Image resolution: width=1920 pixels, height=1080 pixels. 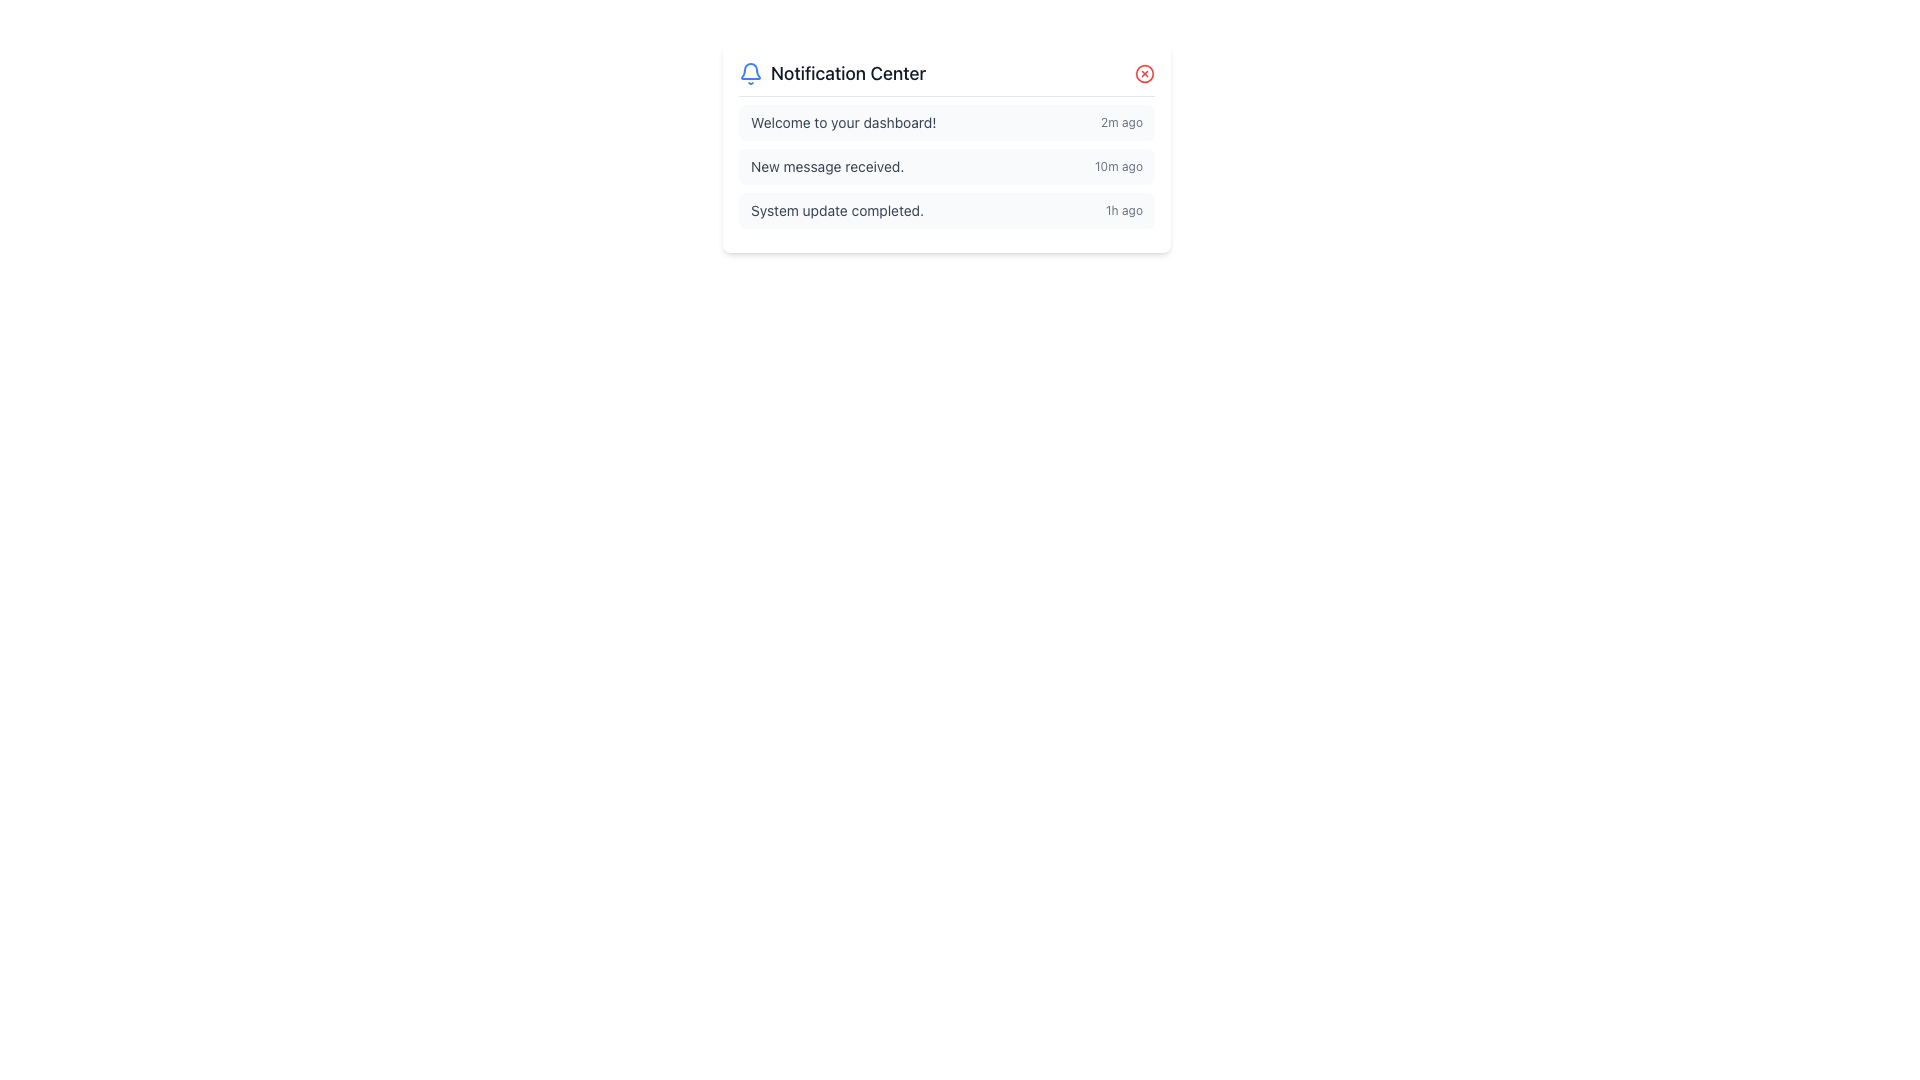 What do you see at coordinates (945, 211) in the screenshot?
I see `the notification entry displaying 'System update completed.' at the bottom of the notification center panel` at bounding box center [945, 211].